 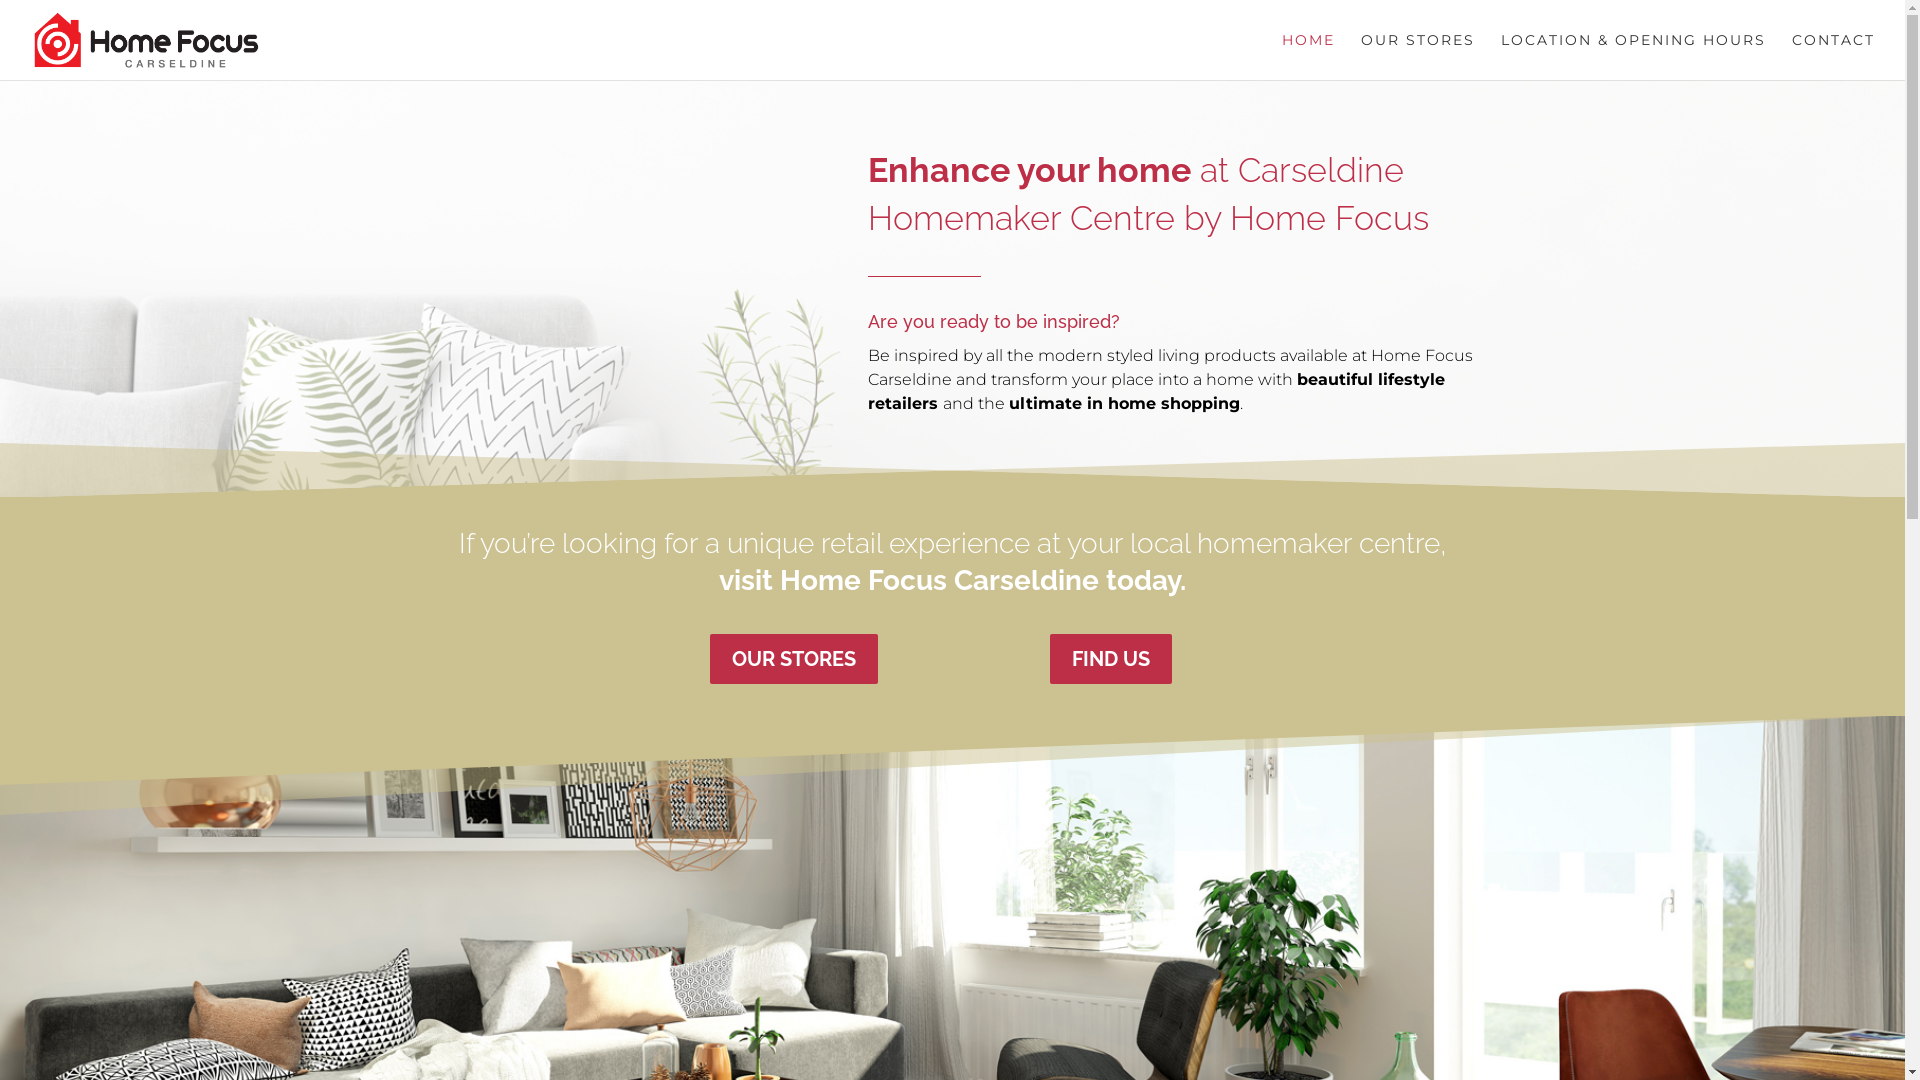 What do you see at coordinates (792, 659) in the screenshot?
I see `'OUR STORES'` at bounding box center [792, 659].